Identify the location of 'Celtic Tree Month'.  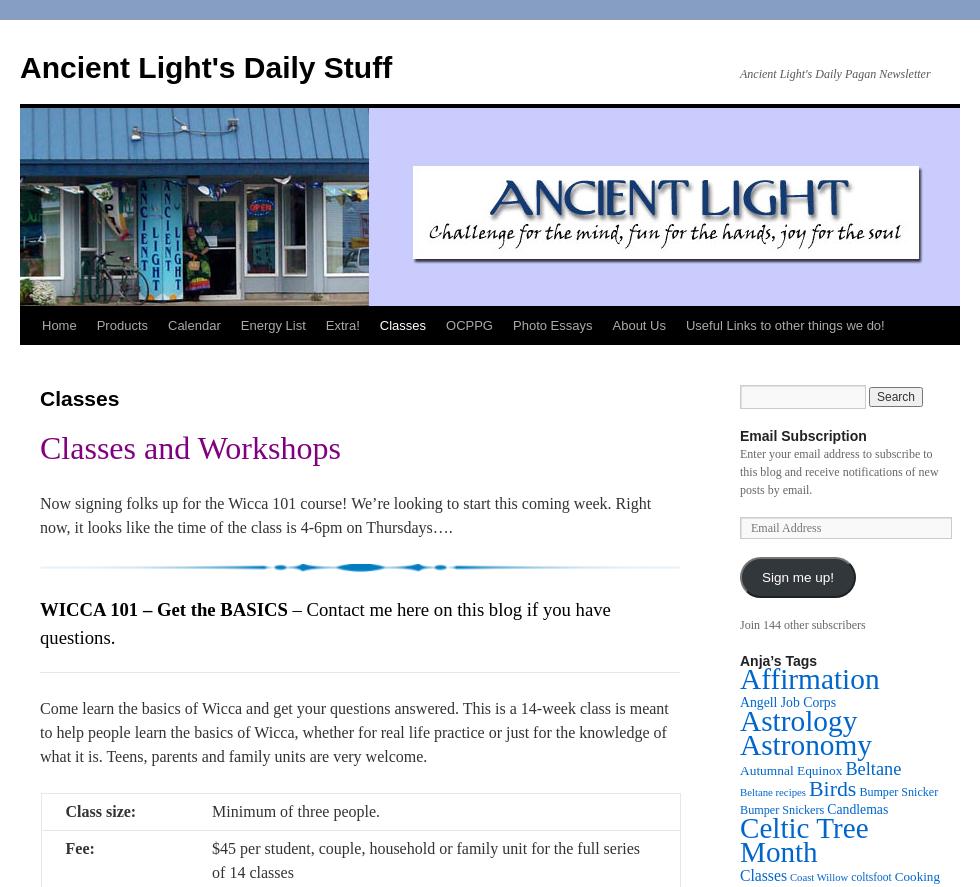
(803, 838).